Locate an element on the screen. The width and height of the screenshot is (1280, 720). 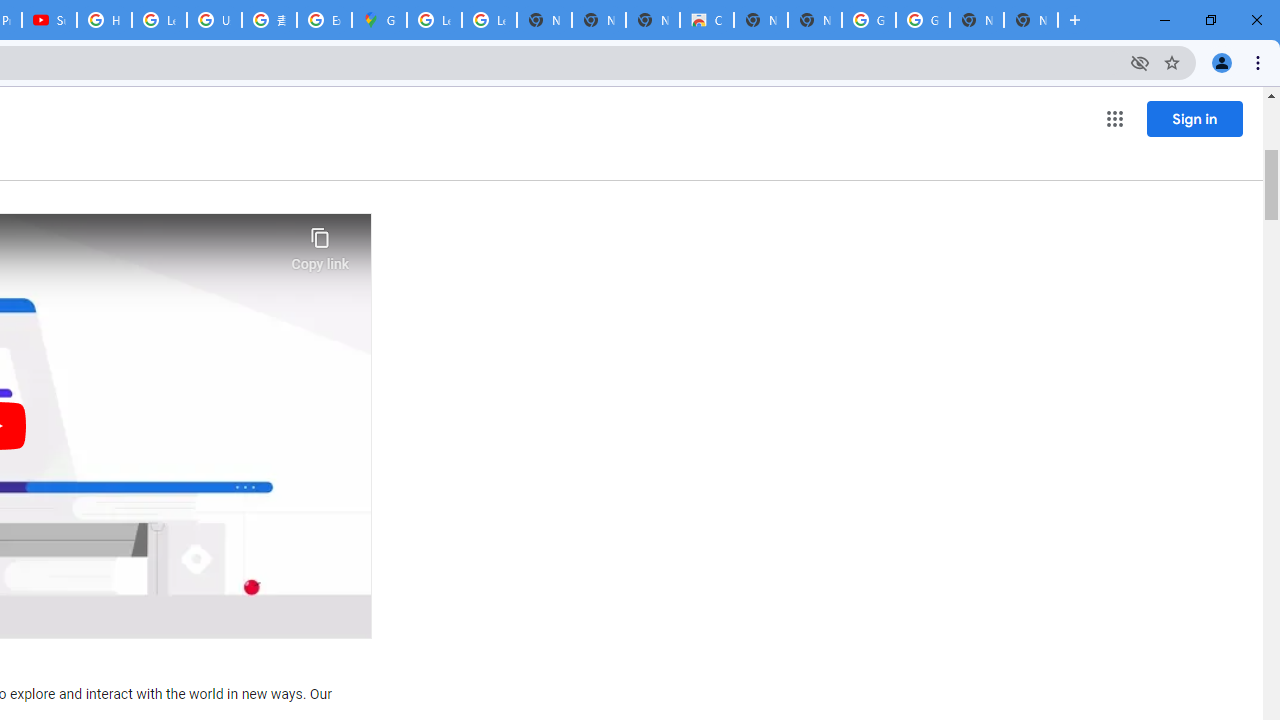
'How Chrome protects your passwords - Google Chrome Help' is located at coordinates (103, 20).